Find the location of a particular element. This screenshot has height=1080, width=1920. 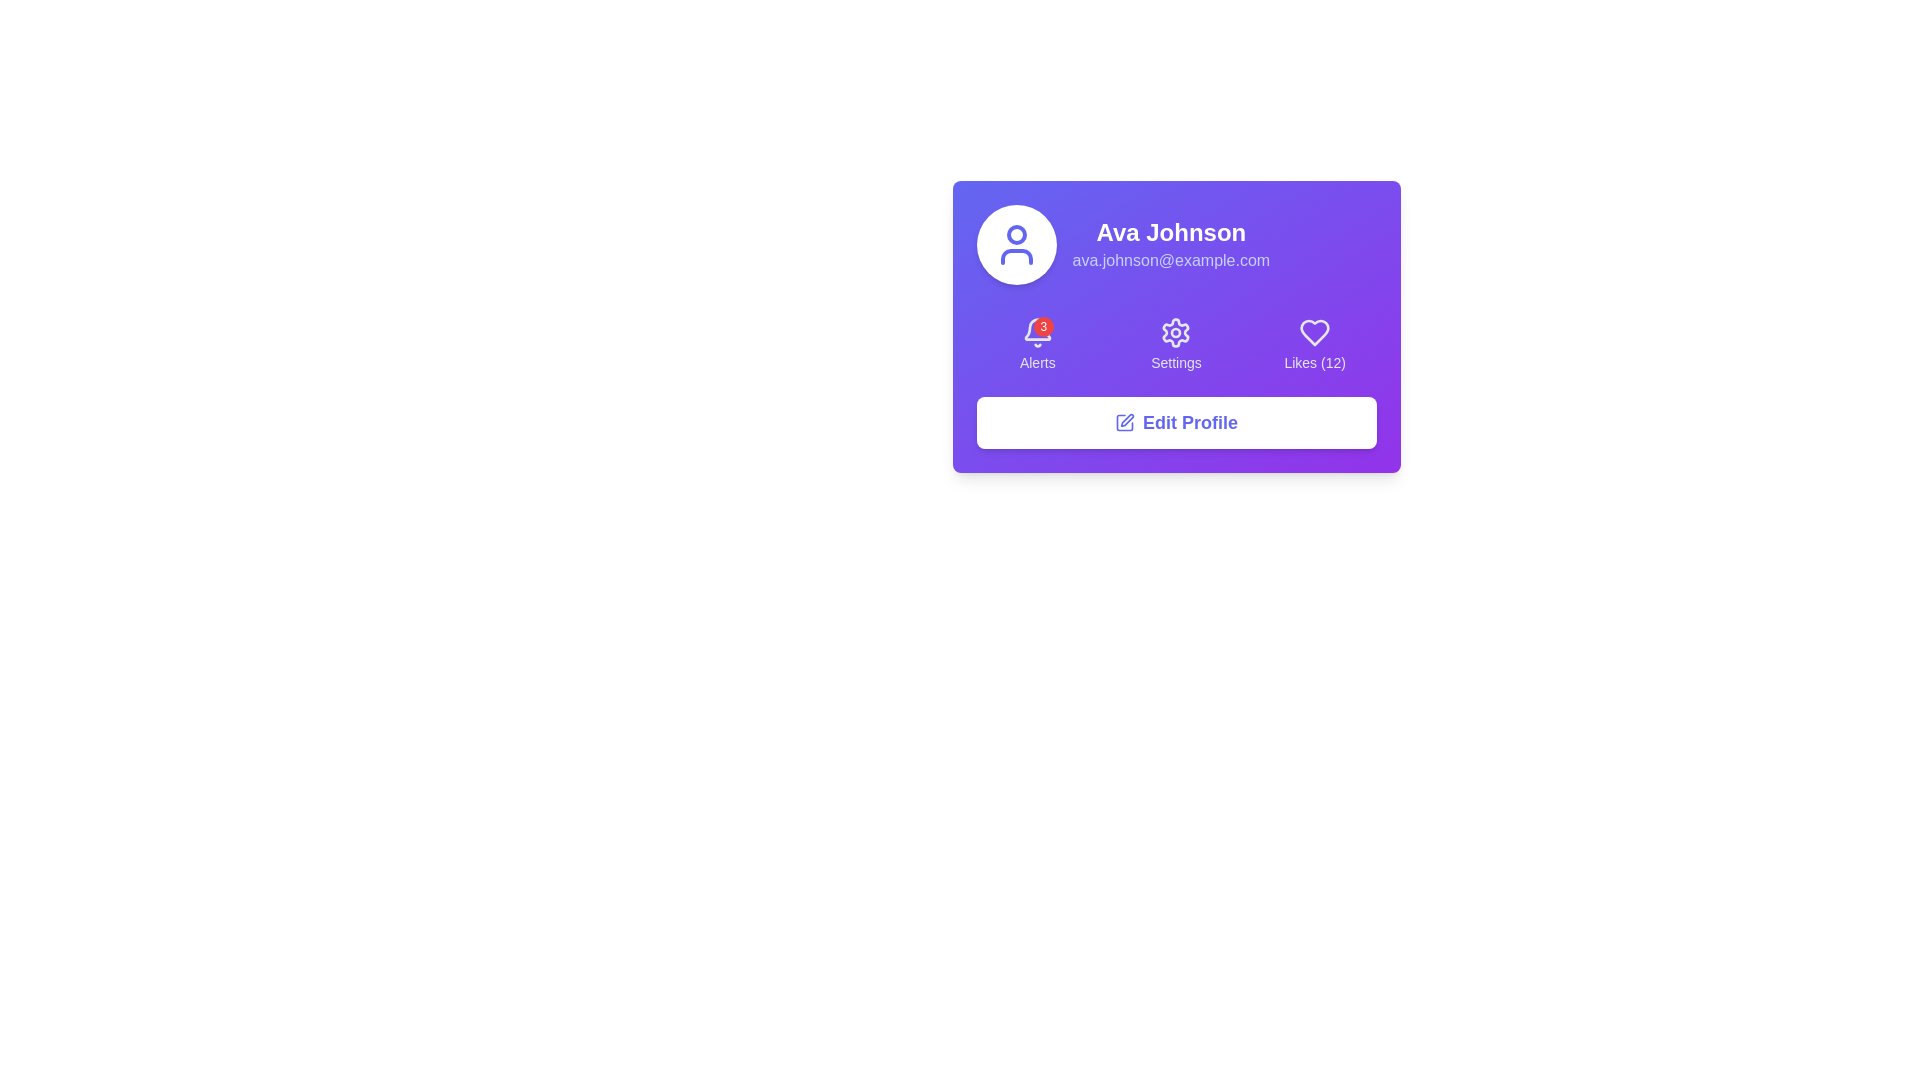

the static information display element, which is a white heart-shaped icon with the text 'Likes (12)' below it, located in a purple background card layout, positioned as the third element in a horizontally aligned grid is located at coordinates (1315, 343).